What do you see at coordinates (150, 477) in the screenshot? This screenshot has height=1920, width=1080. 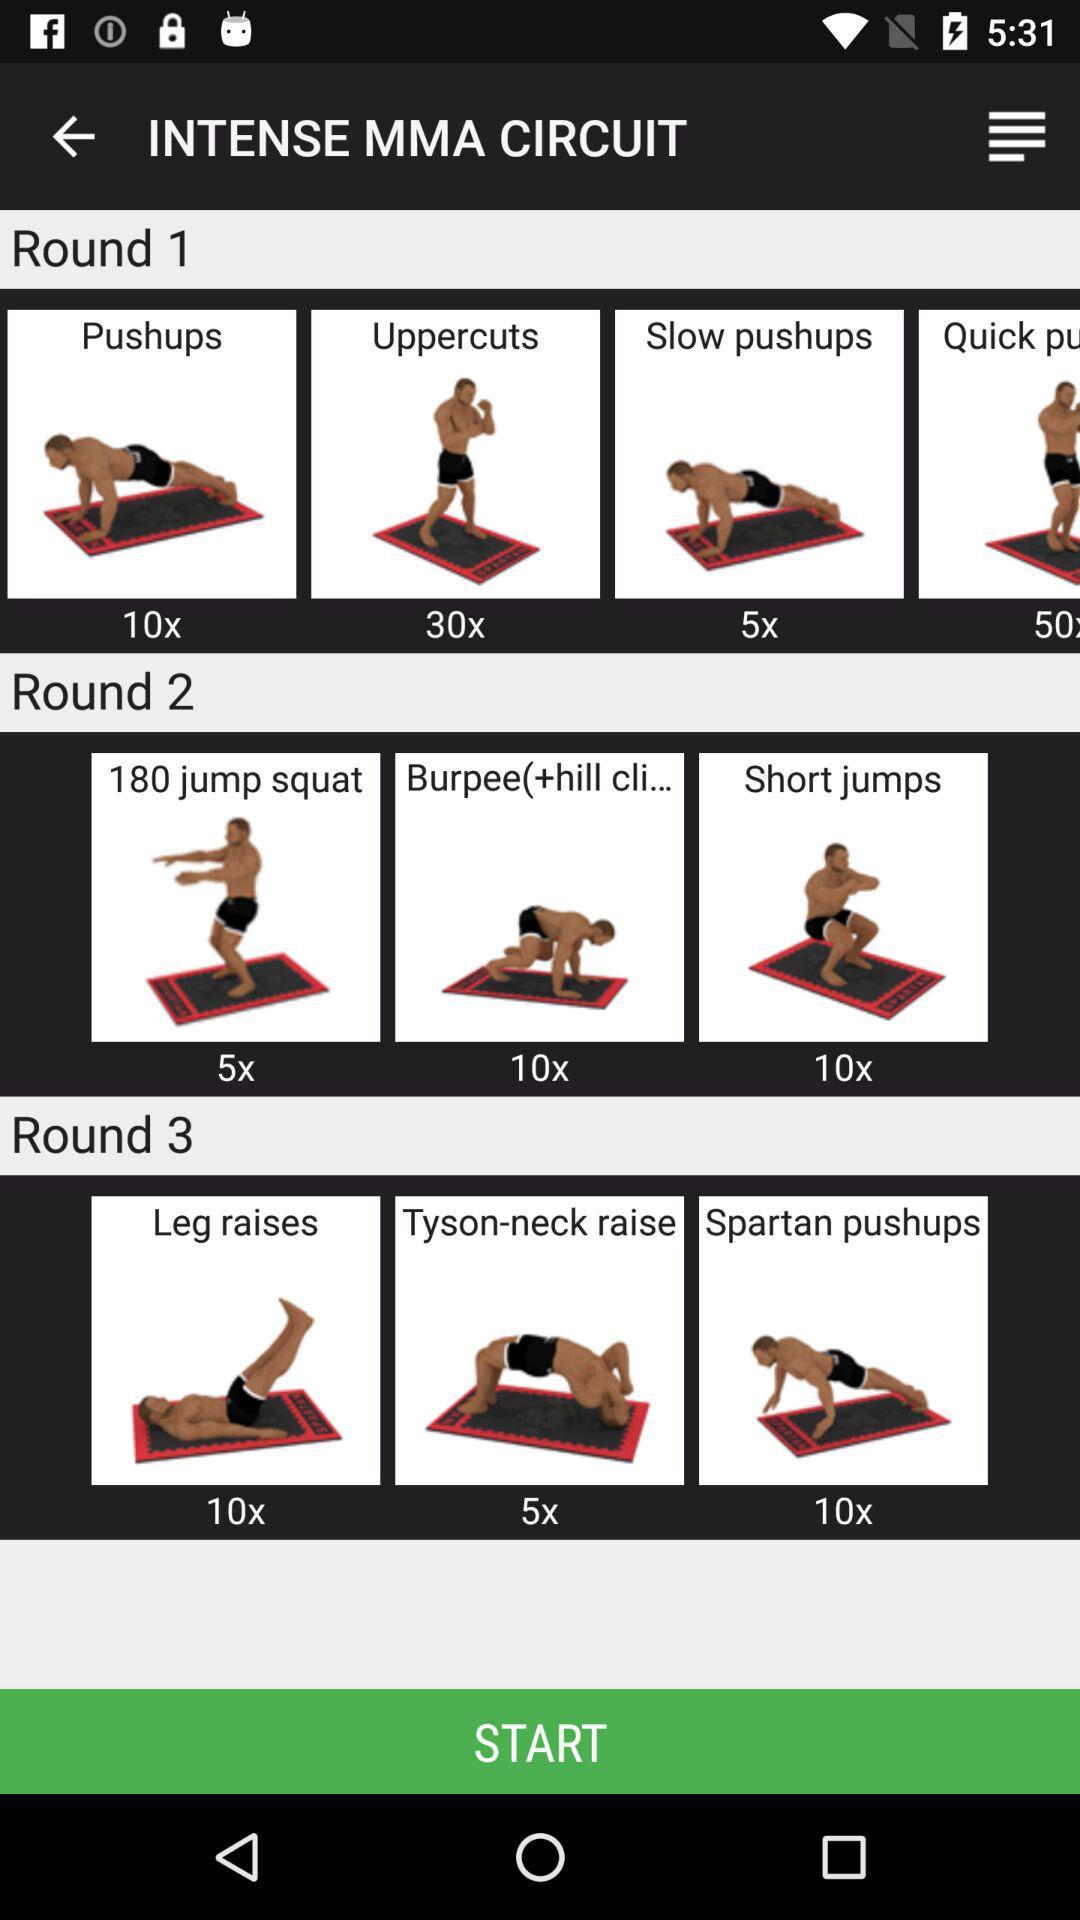 I see `pushup` at bounding box center [150, 477].